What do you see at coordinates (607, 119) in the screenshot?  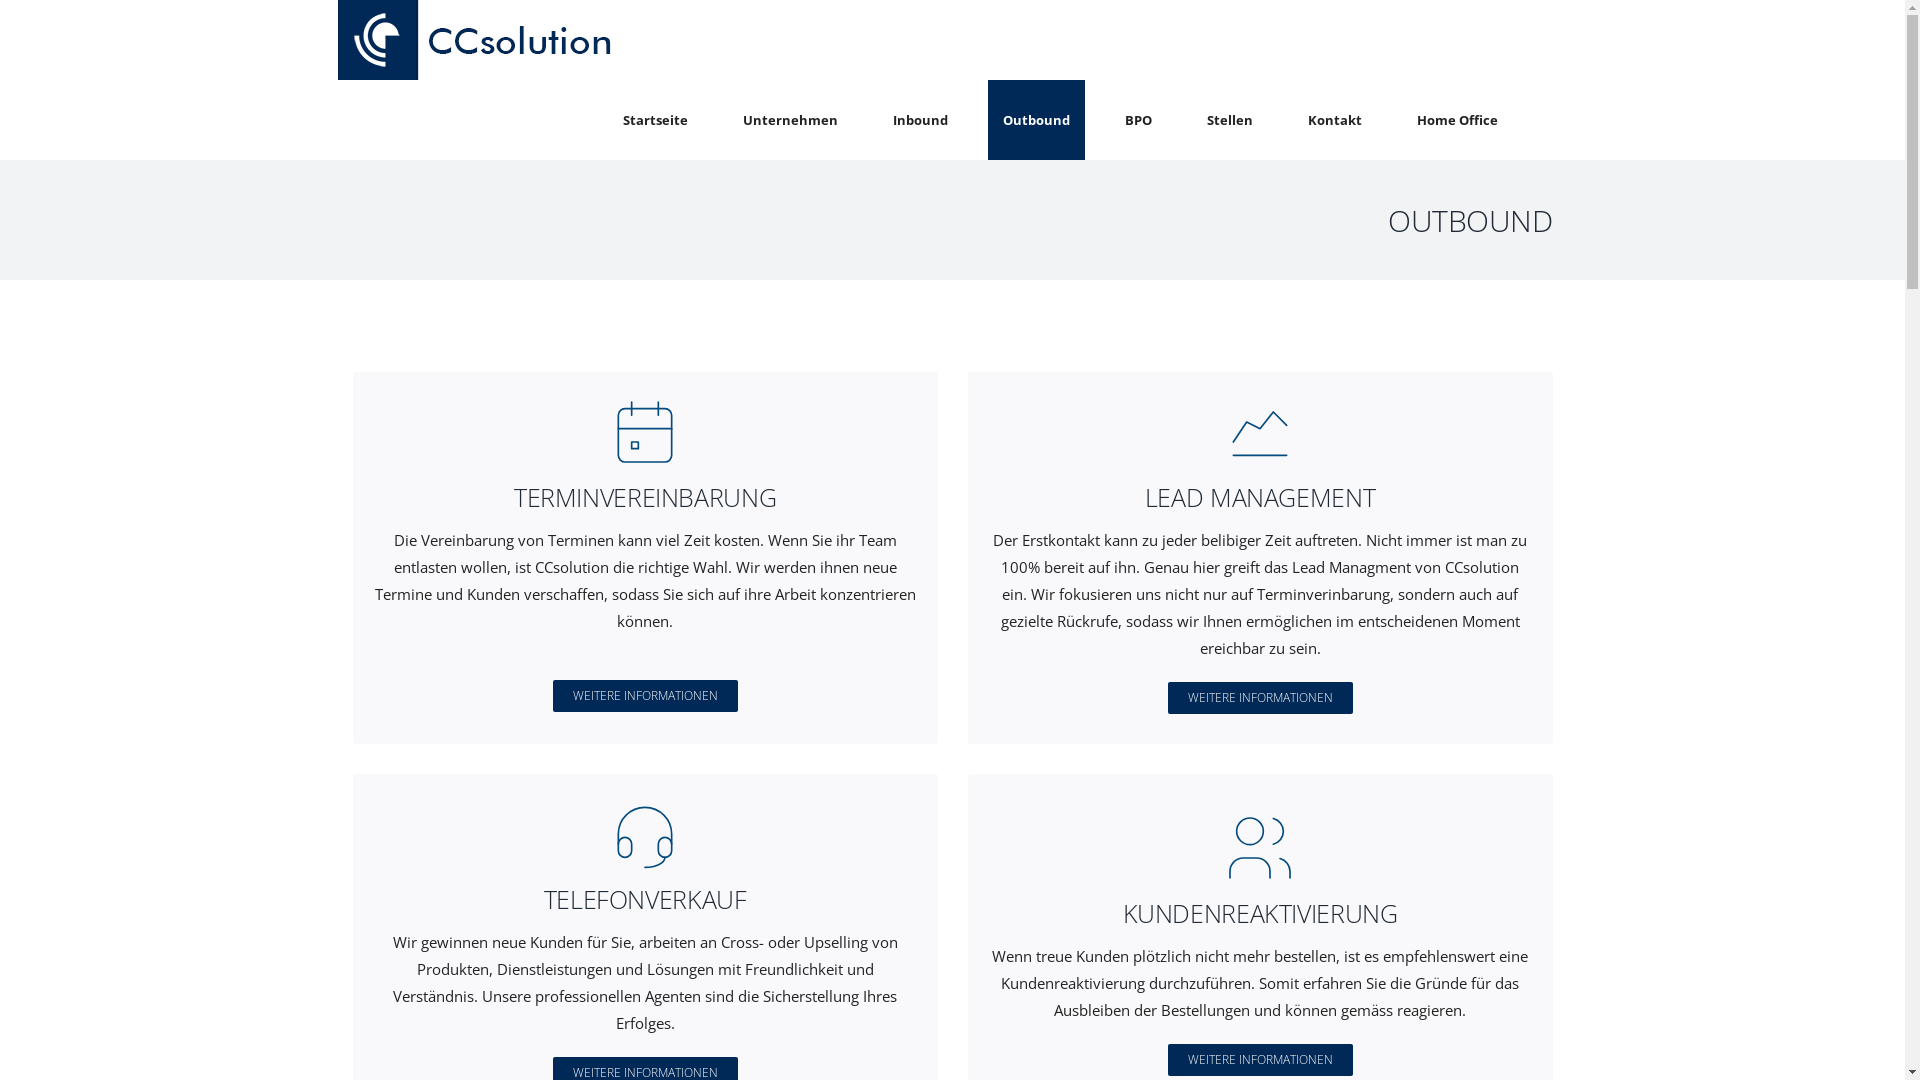 I see `'Startseite'` at bounding box center [607, 119].